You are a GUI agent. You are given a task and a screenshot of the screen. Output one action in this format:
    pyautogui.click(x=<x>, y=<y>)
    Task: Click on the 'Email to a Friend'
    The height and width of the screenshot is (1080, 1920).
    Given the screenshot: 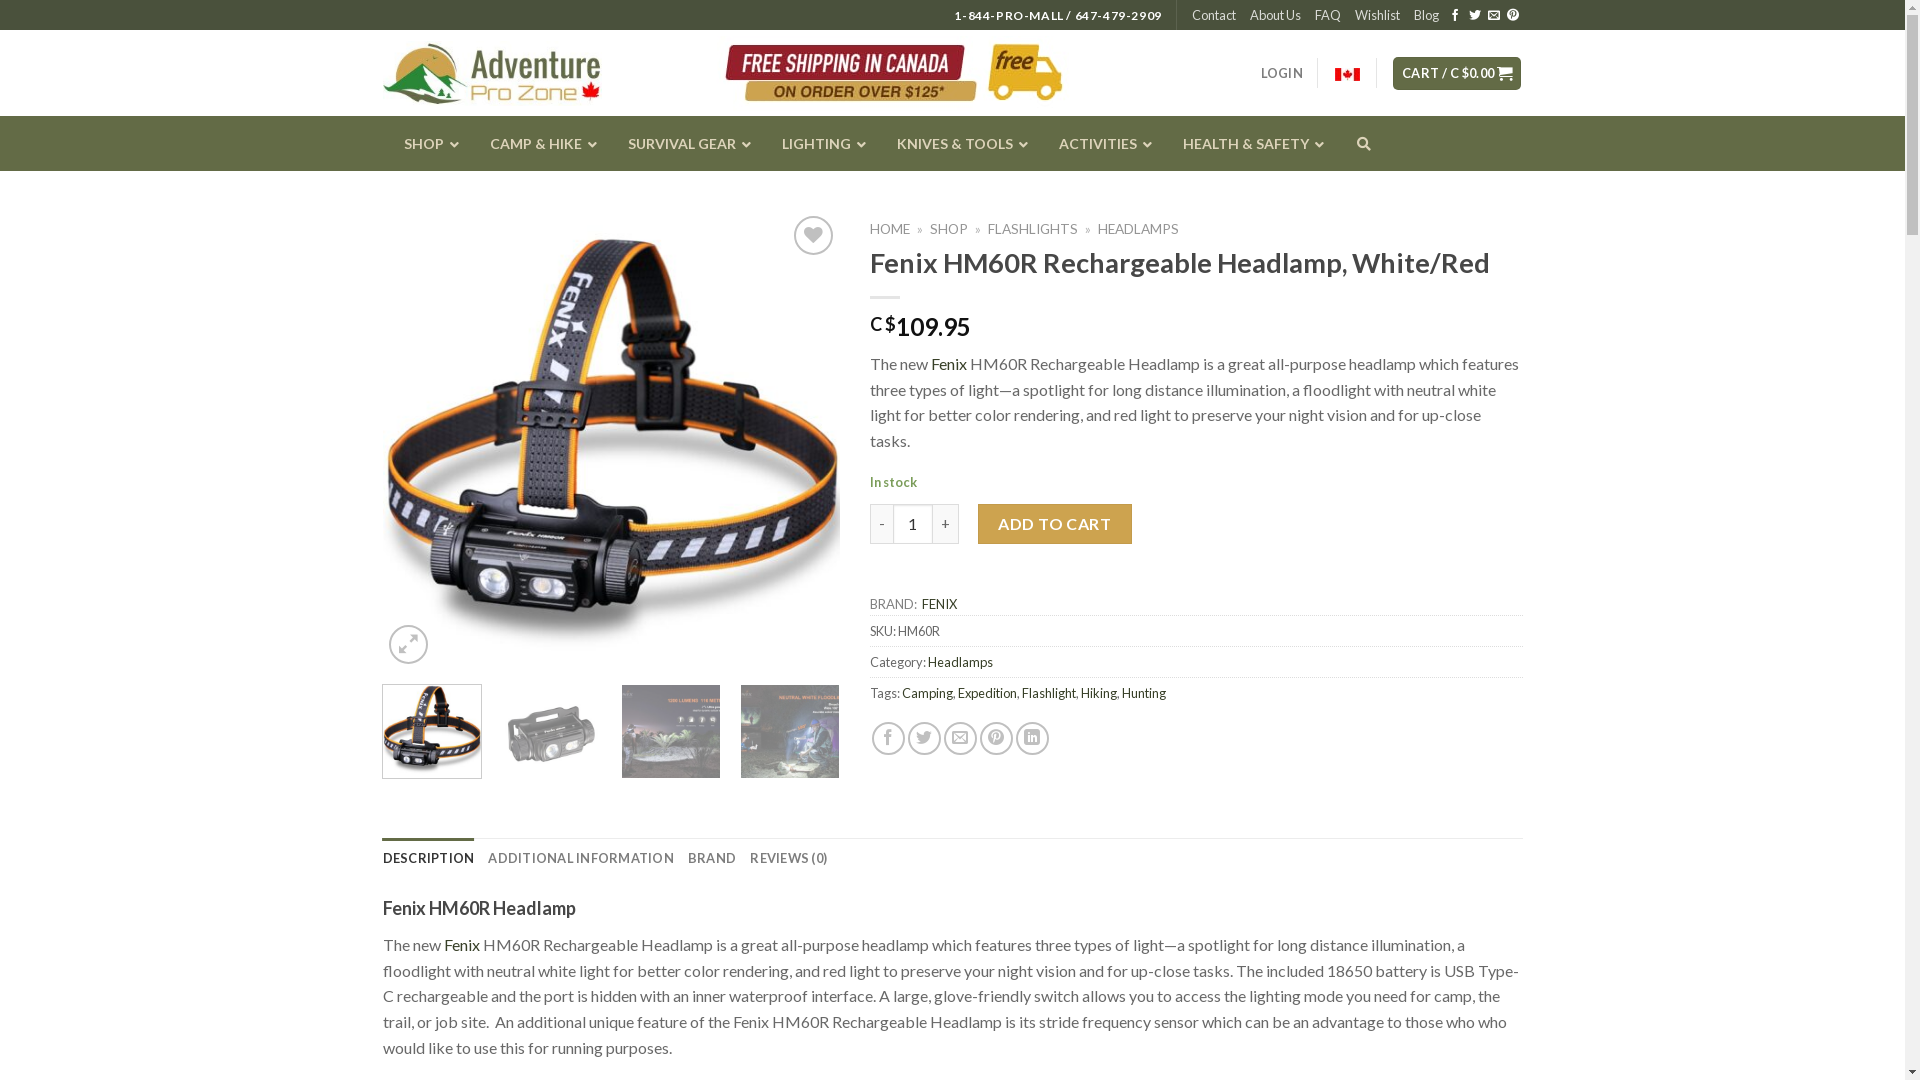 What is the action you would take?
    pyautogui.click(x=960, y=738)
    